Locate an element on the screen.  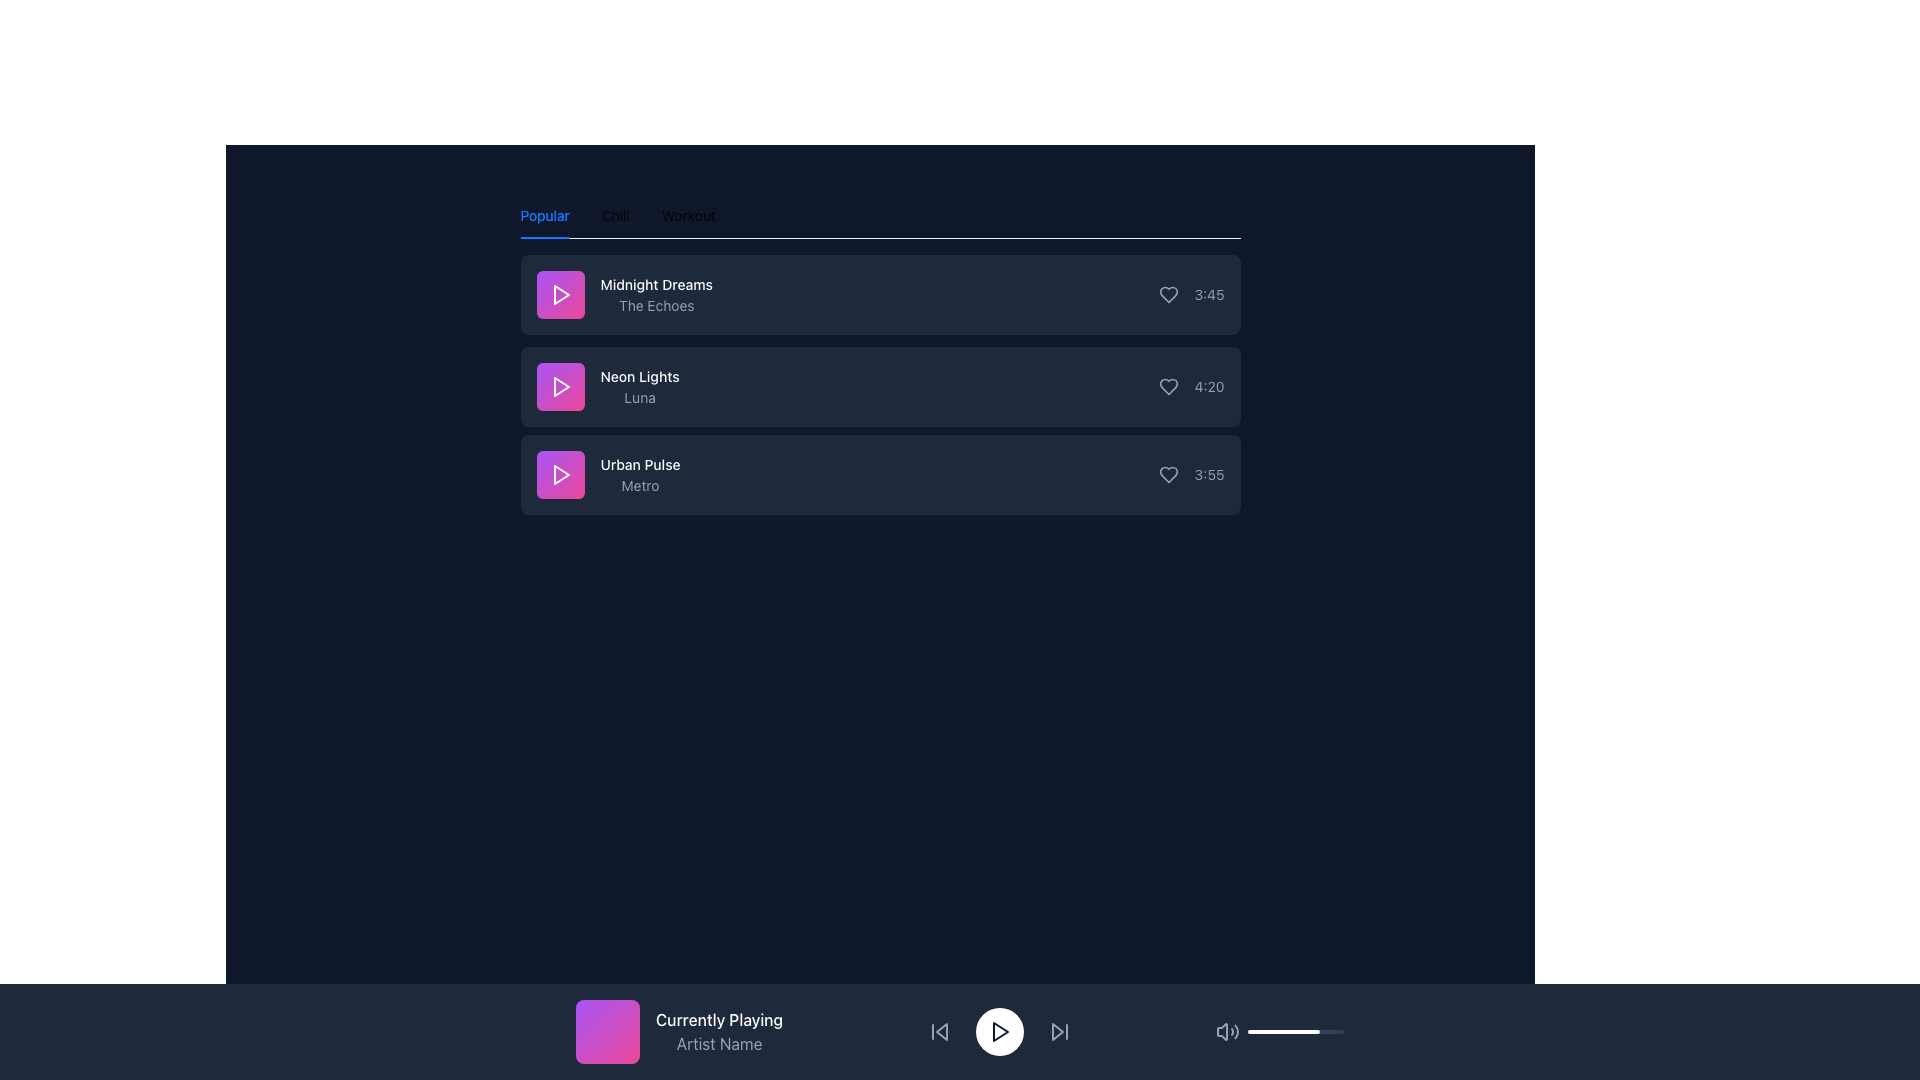
the 'Popular' tab, which is the first tab in the horizontal tab layout at the top left of the main content area is located at coordinates (545, 216).